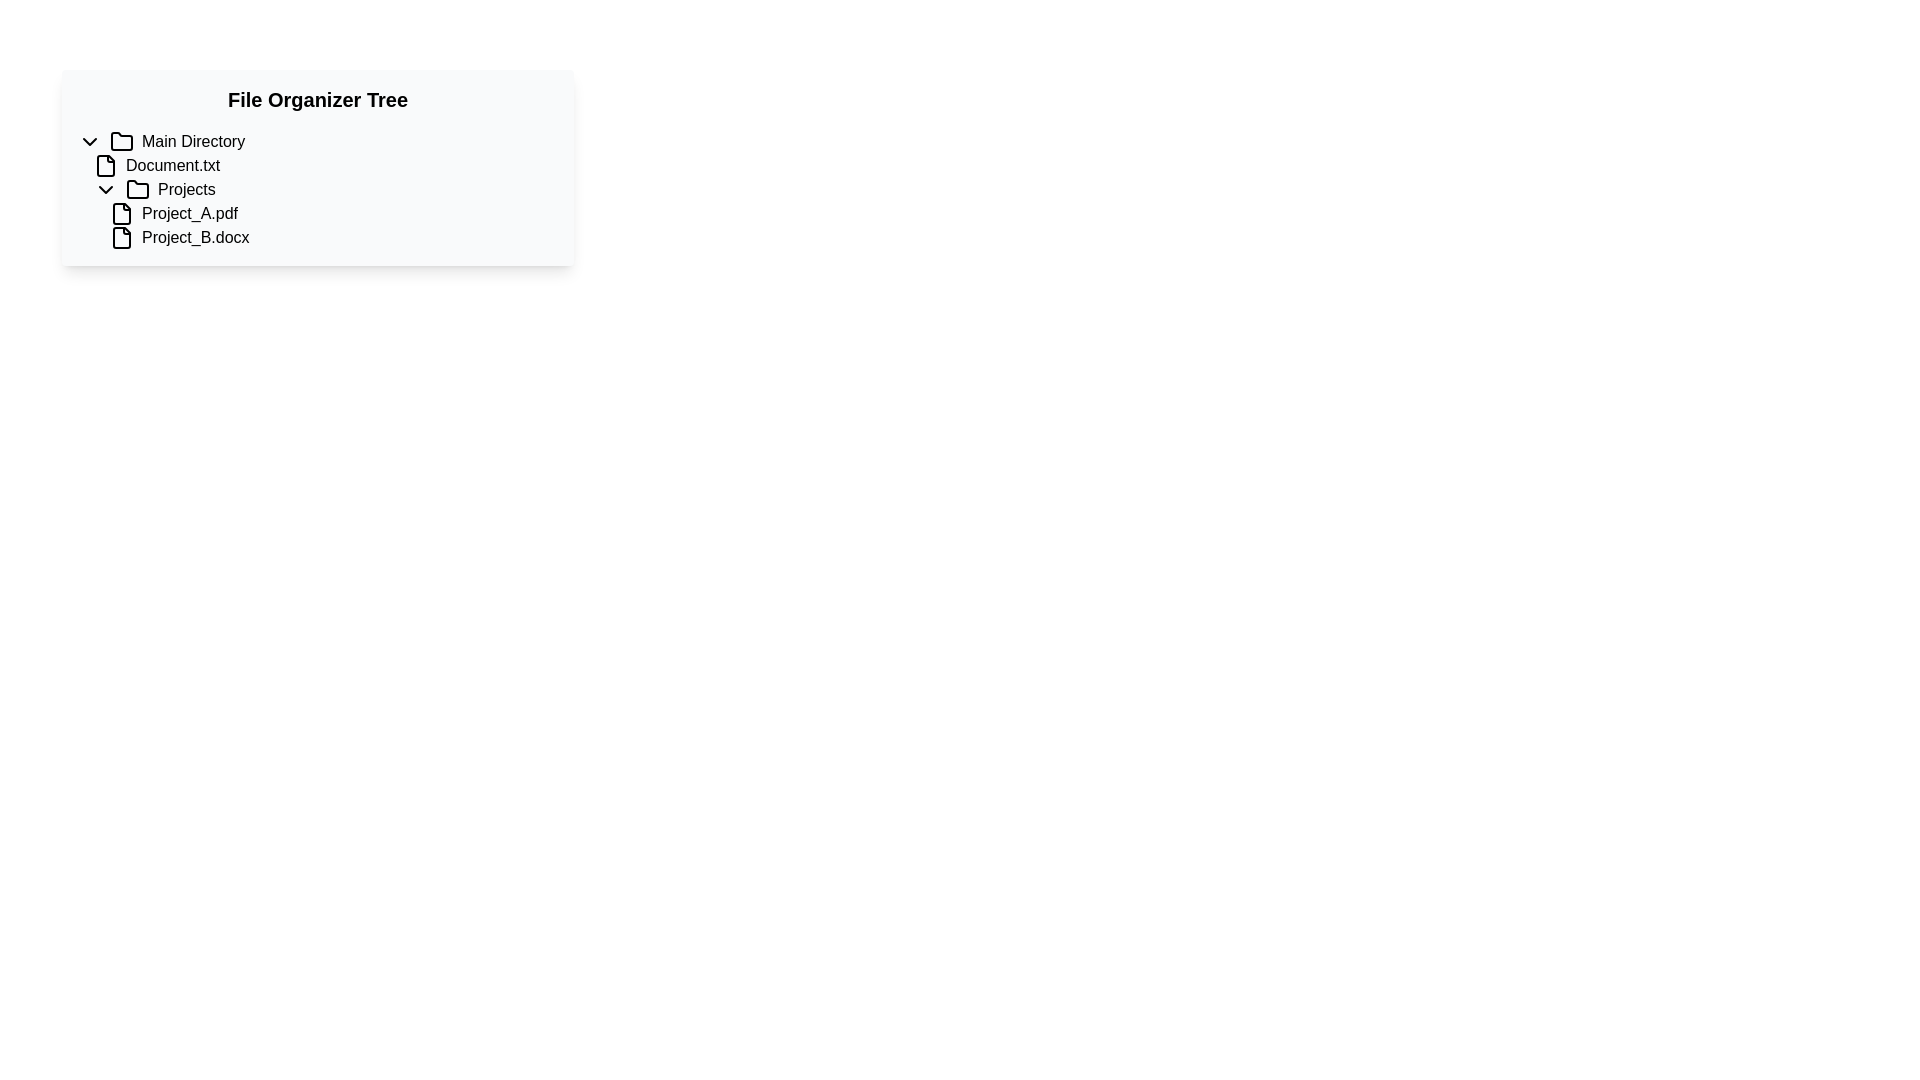 The width and height of the screenshot is (1920, 1080). I want to click on the folder icon that is styled with a minimalistic outline and positioned adjacent to the text 'Projects', so click(137, 189).